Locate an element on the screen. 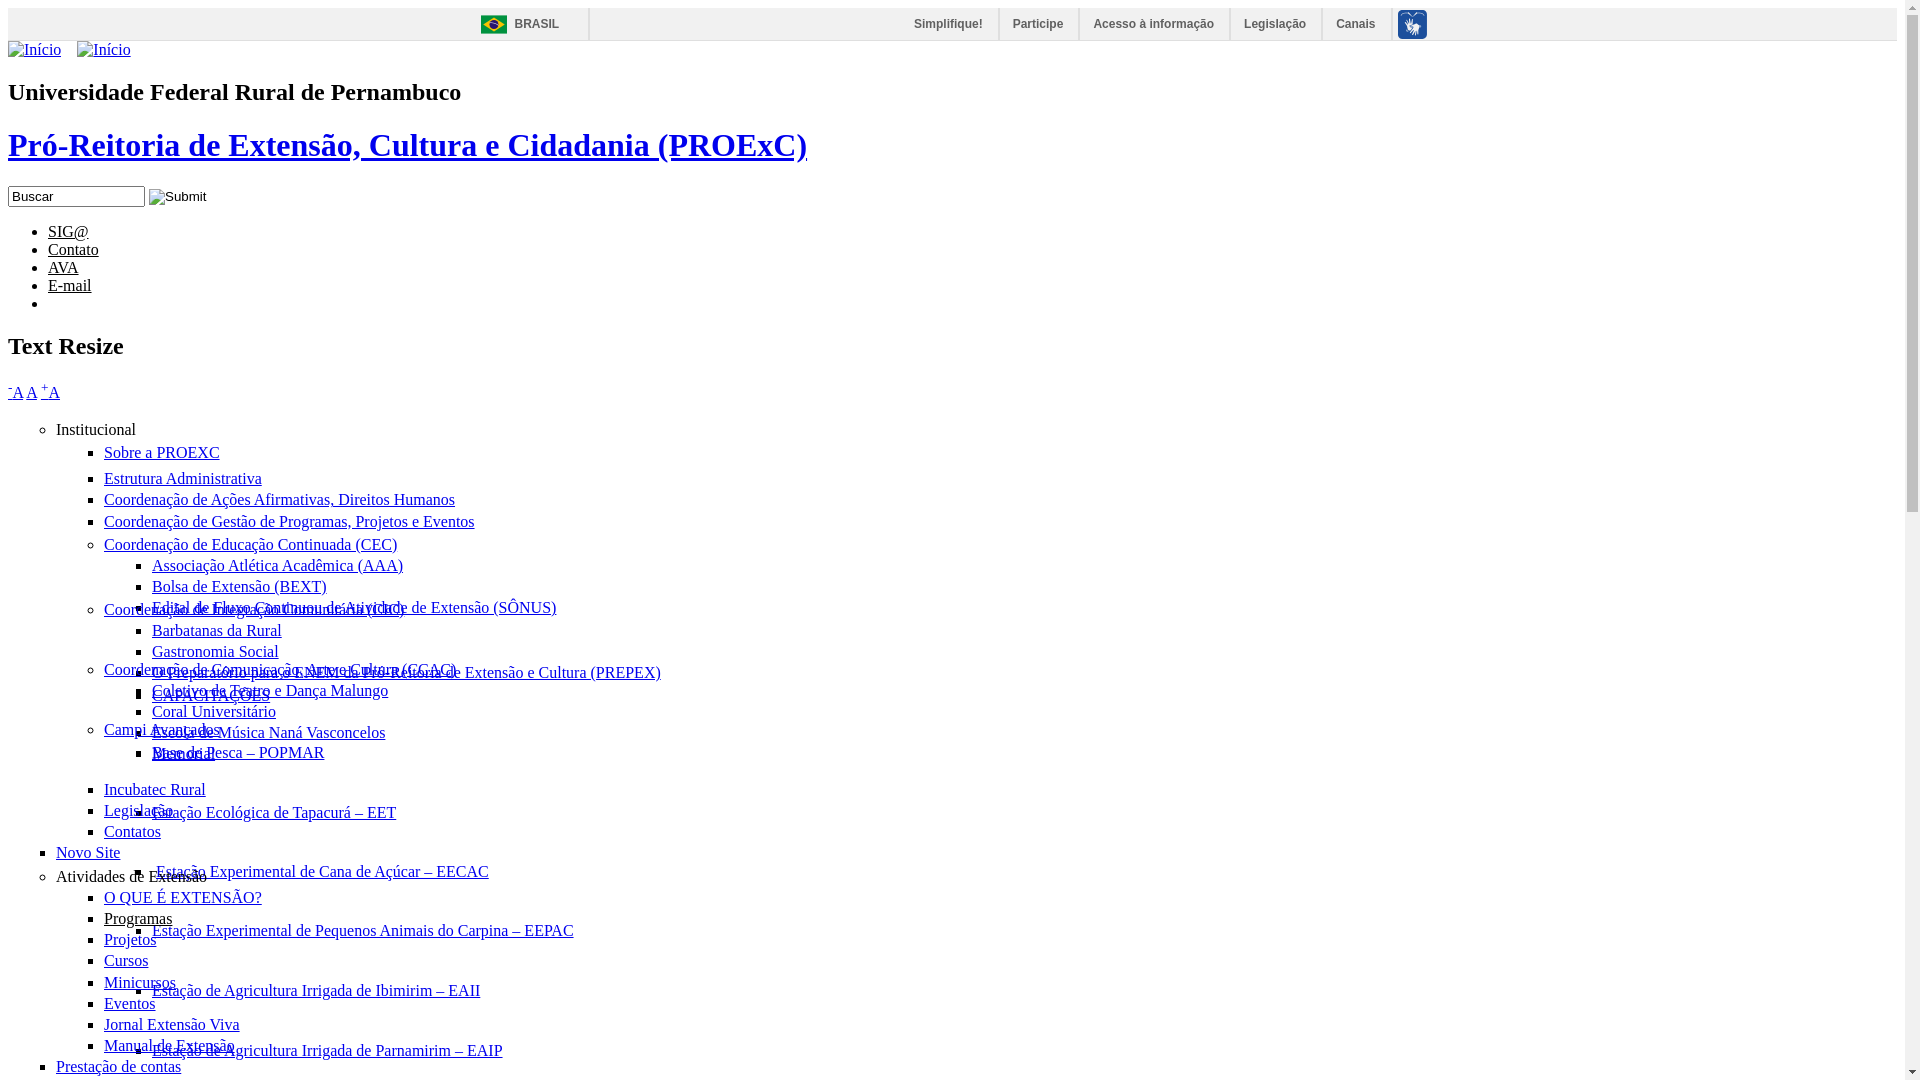 This screenshot has width=1920, height=1080. 'Sobre a PROEXC' is located at coordinates (162, 452).